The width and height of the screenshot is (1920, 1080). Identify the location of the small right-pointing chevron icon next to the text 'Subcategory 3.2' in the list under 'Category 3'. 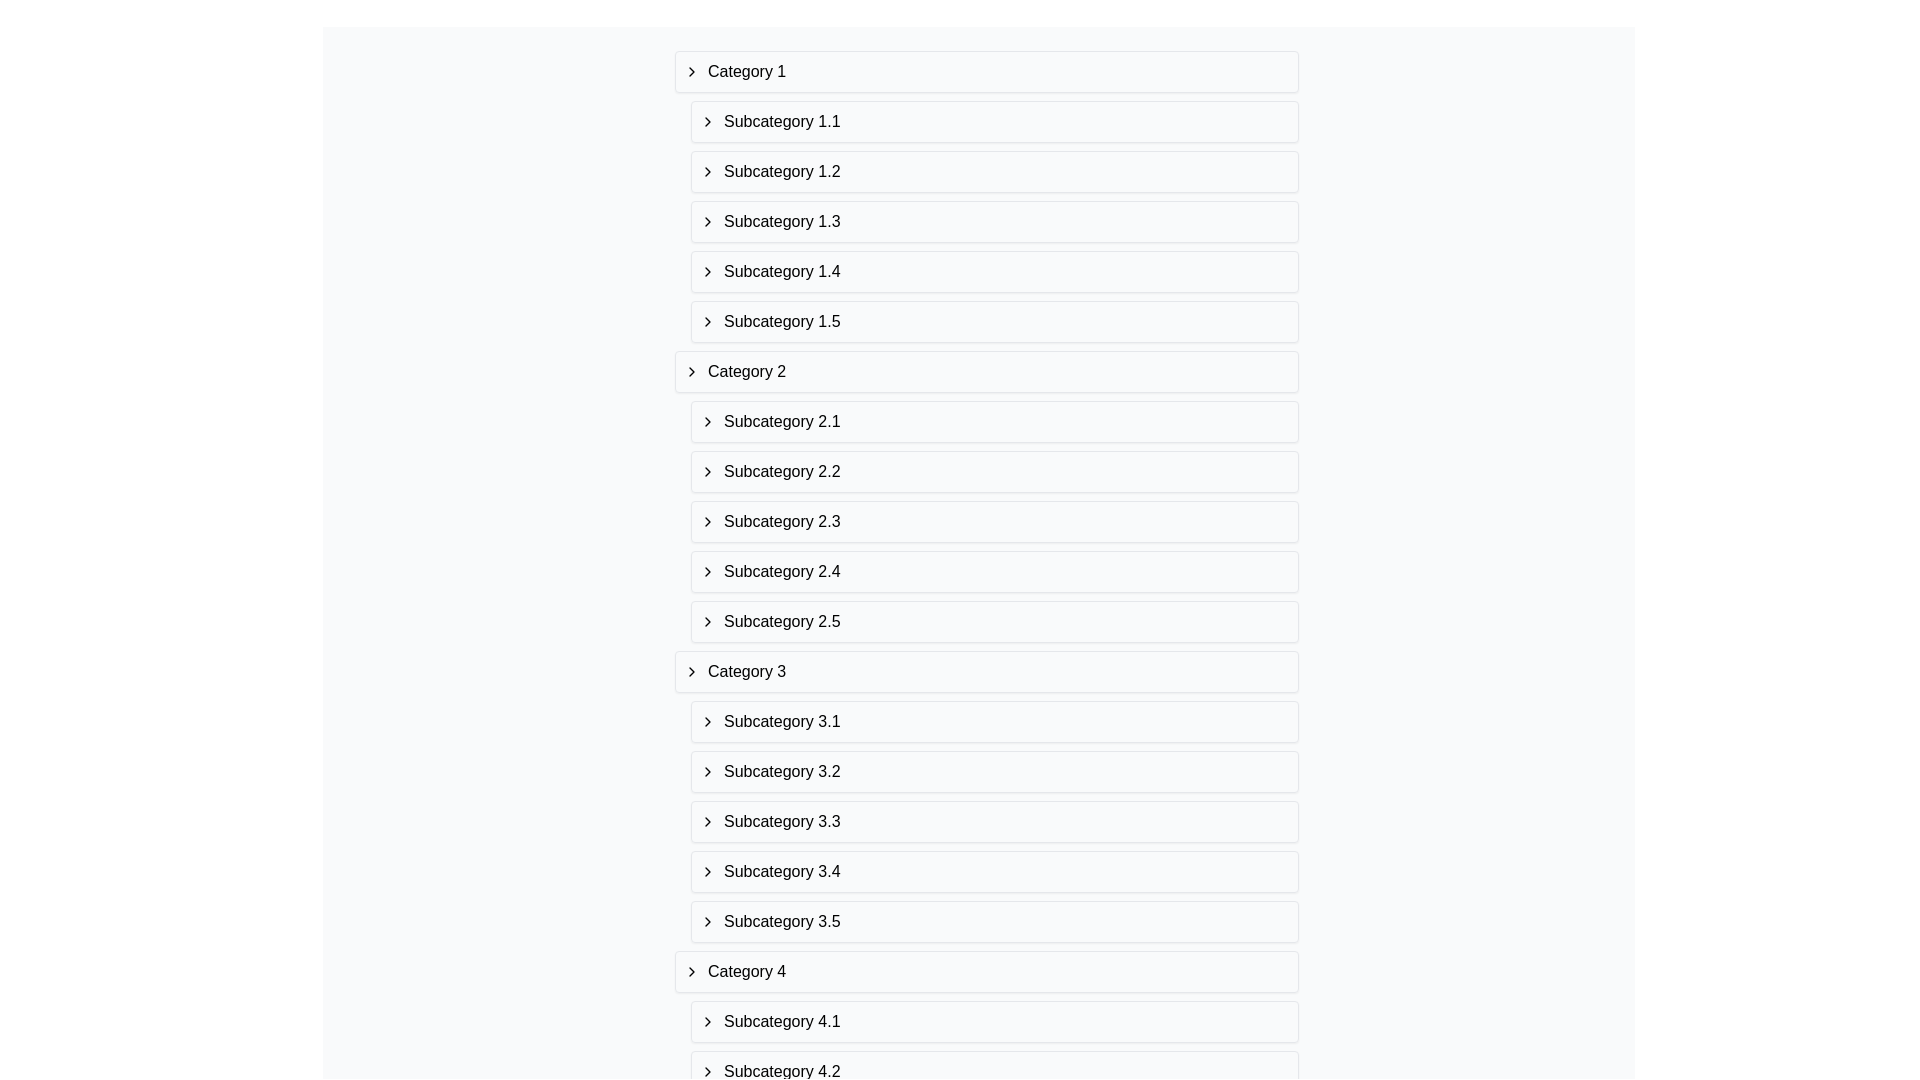
(708, 770).